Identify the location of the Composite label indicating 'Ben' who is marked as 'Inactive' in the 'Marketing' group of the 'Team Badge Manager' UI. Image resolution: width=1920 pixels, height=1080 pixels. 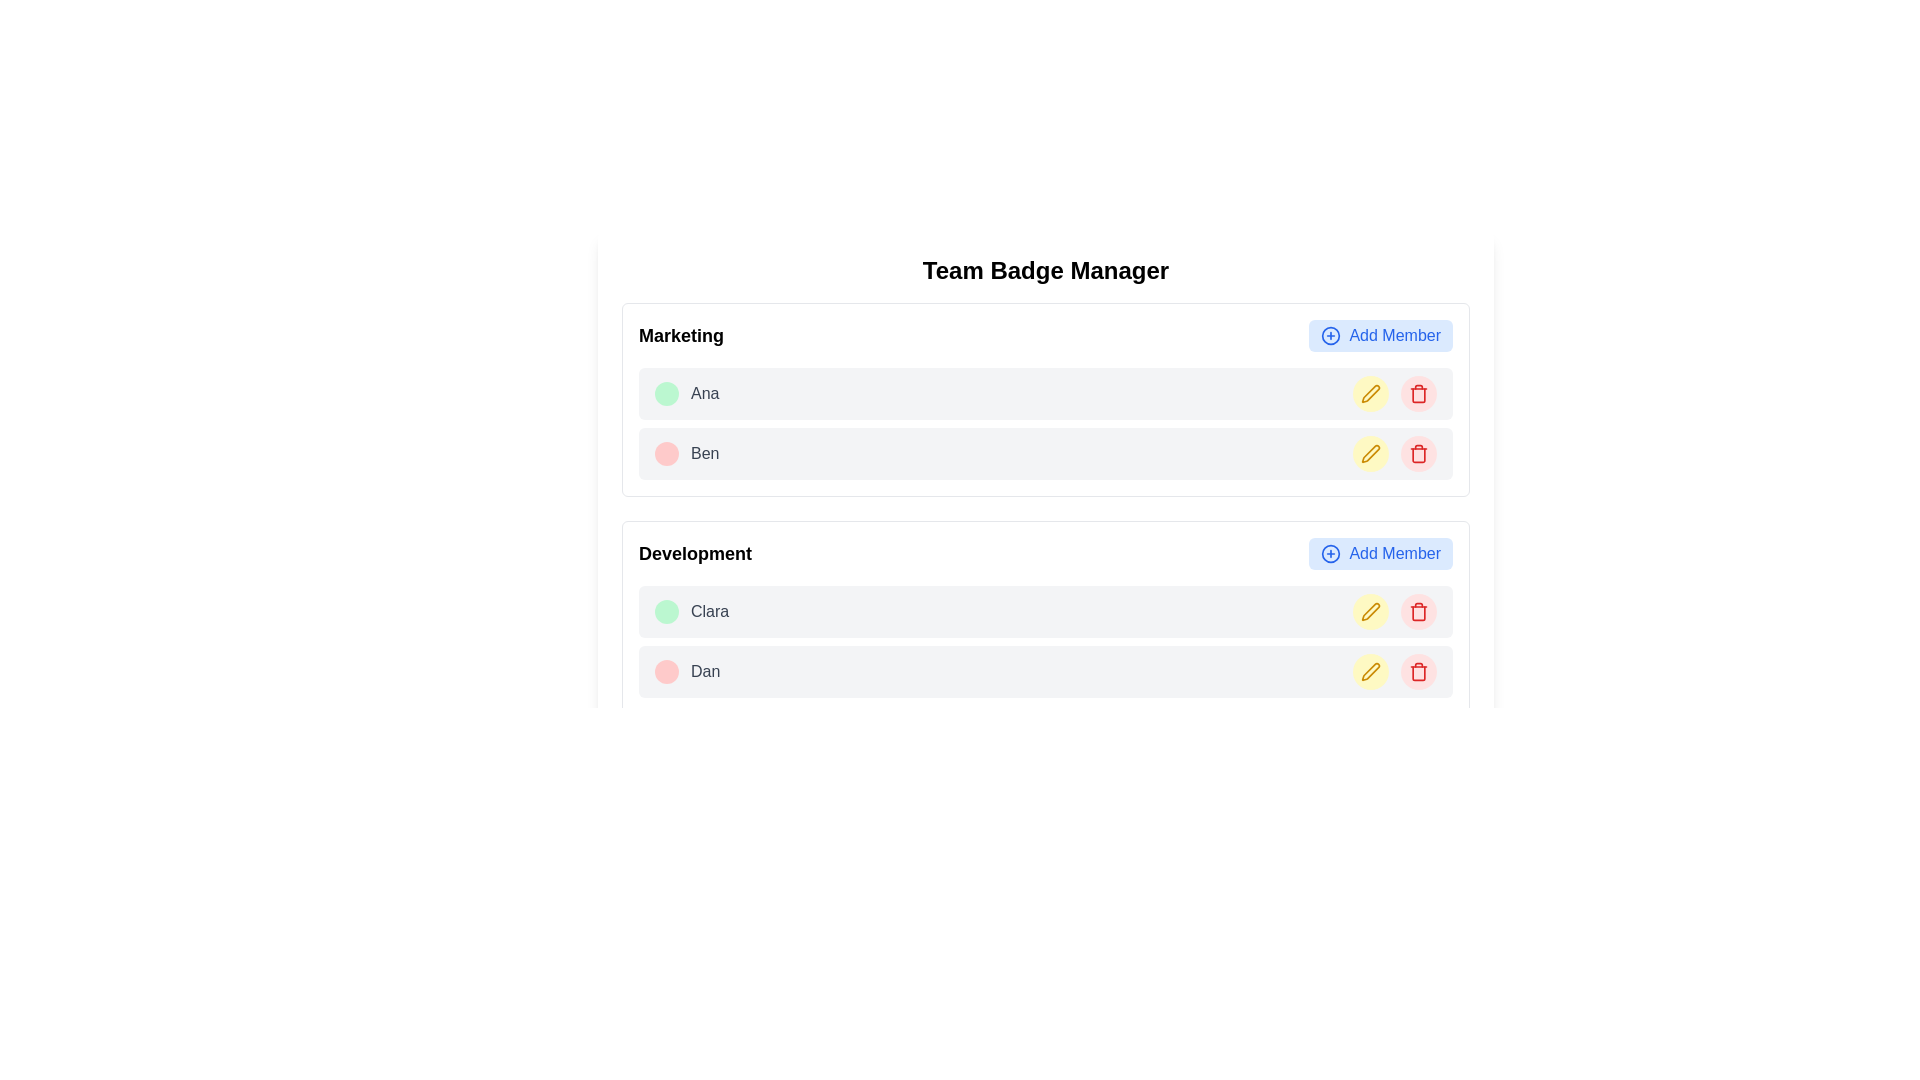
(687, 454).